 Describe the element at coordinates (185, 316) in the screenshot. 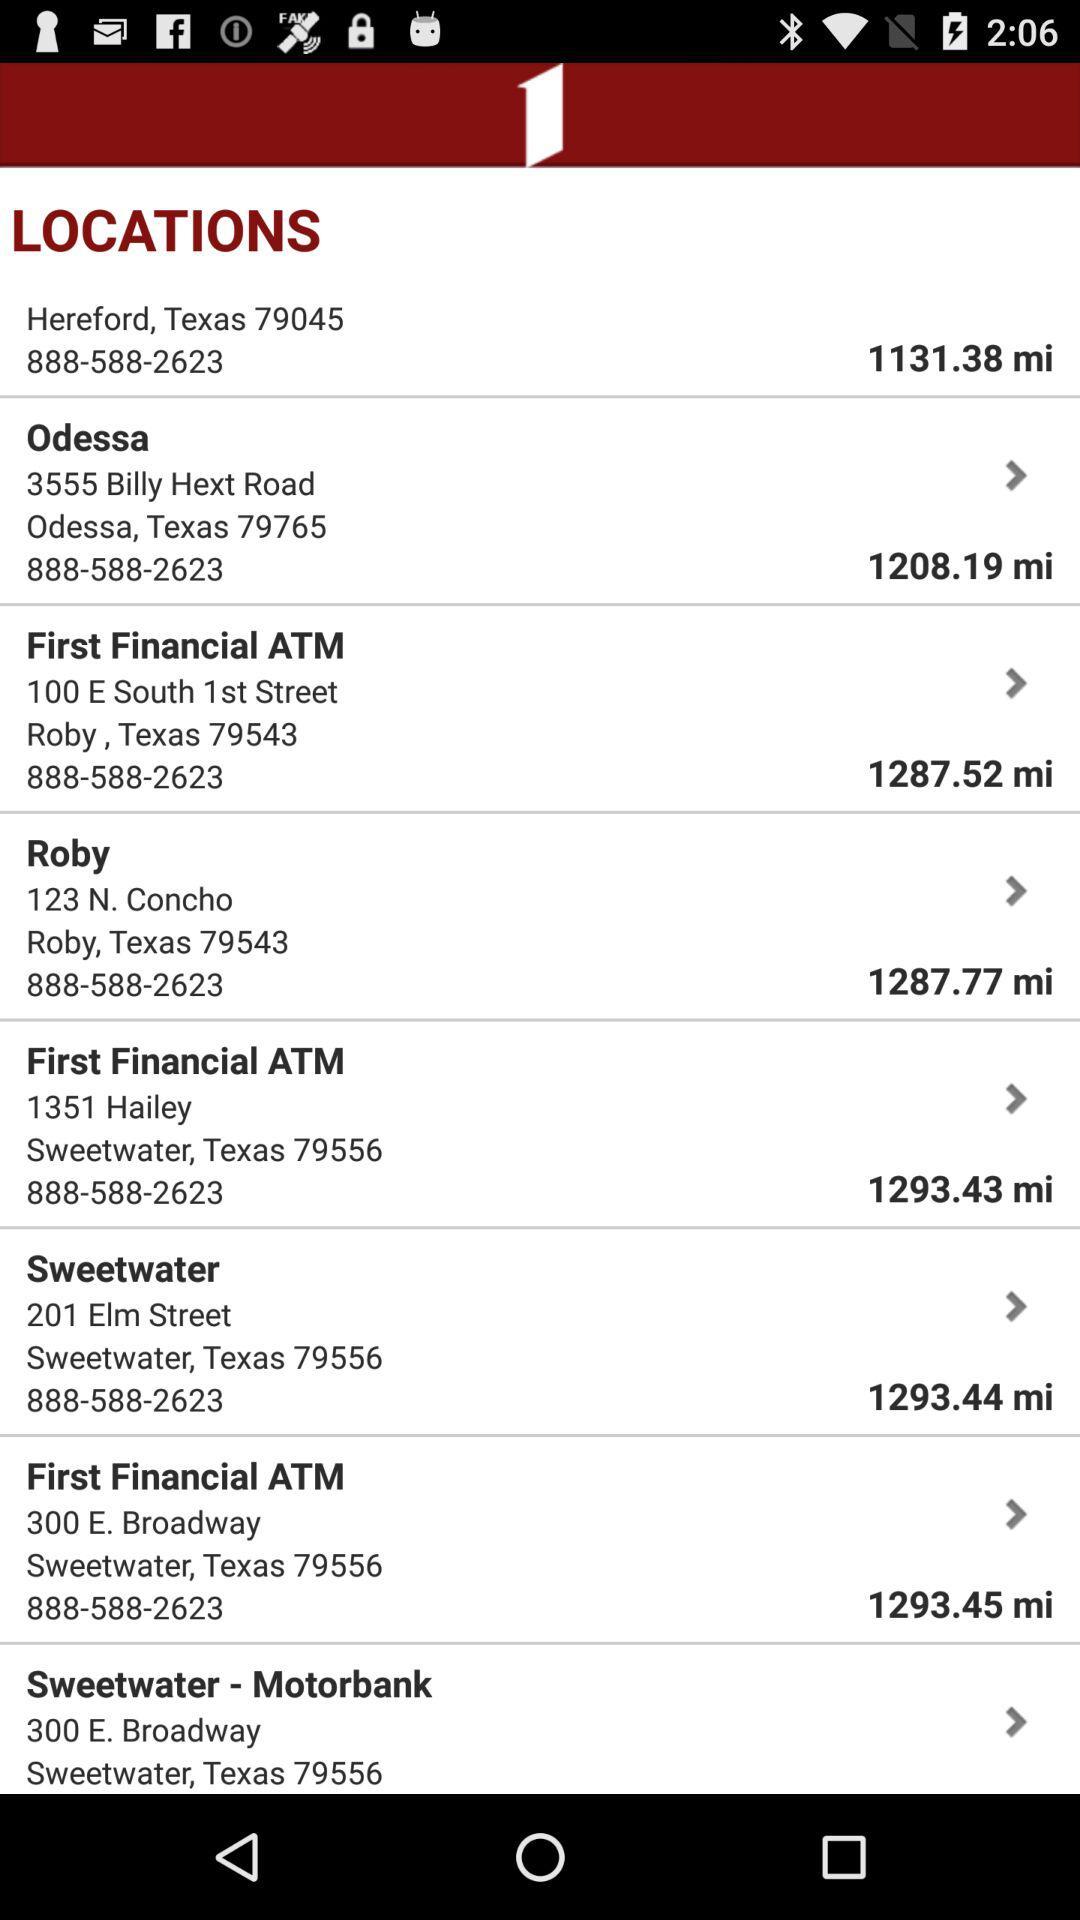

I see `item above 888-588-2623` at that location.